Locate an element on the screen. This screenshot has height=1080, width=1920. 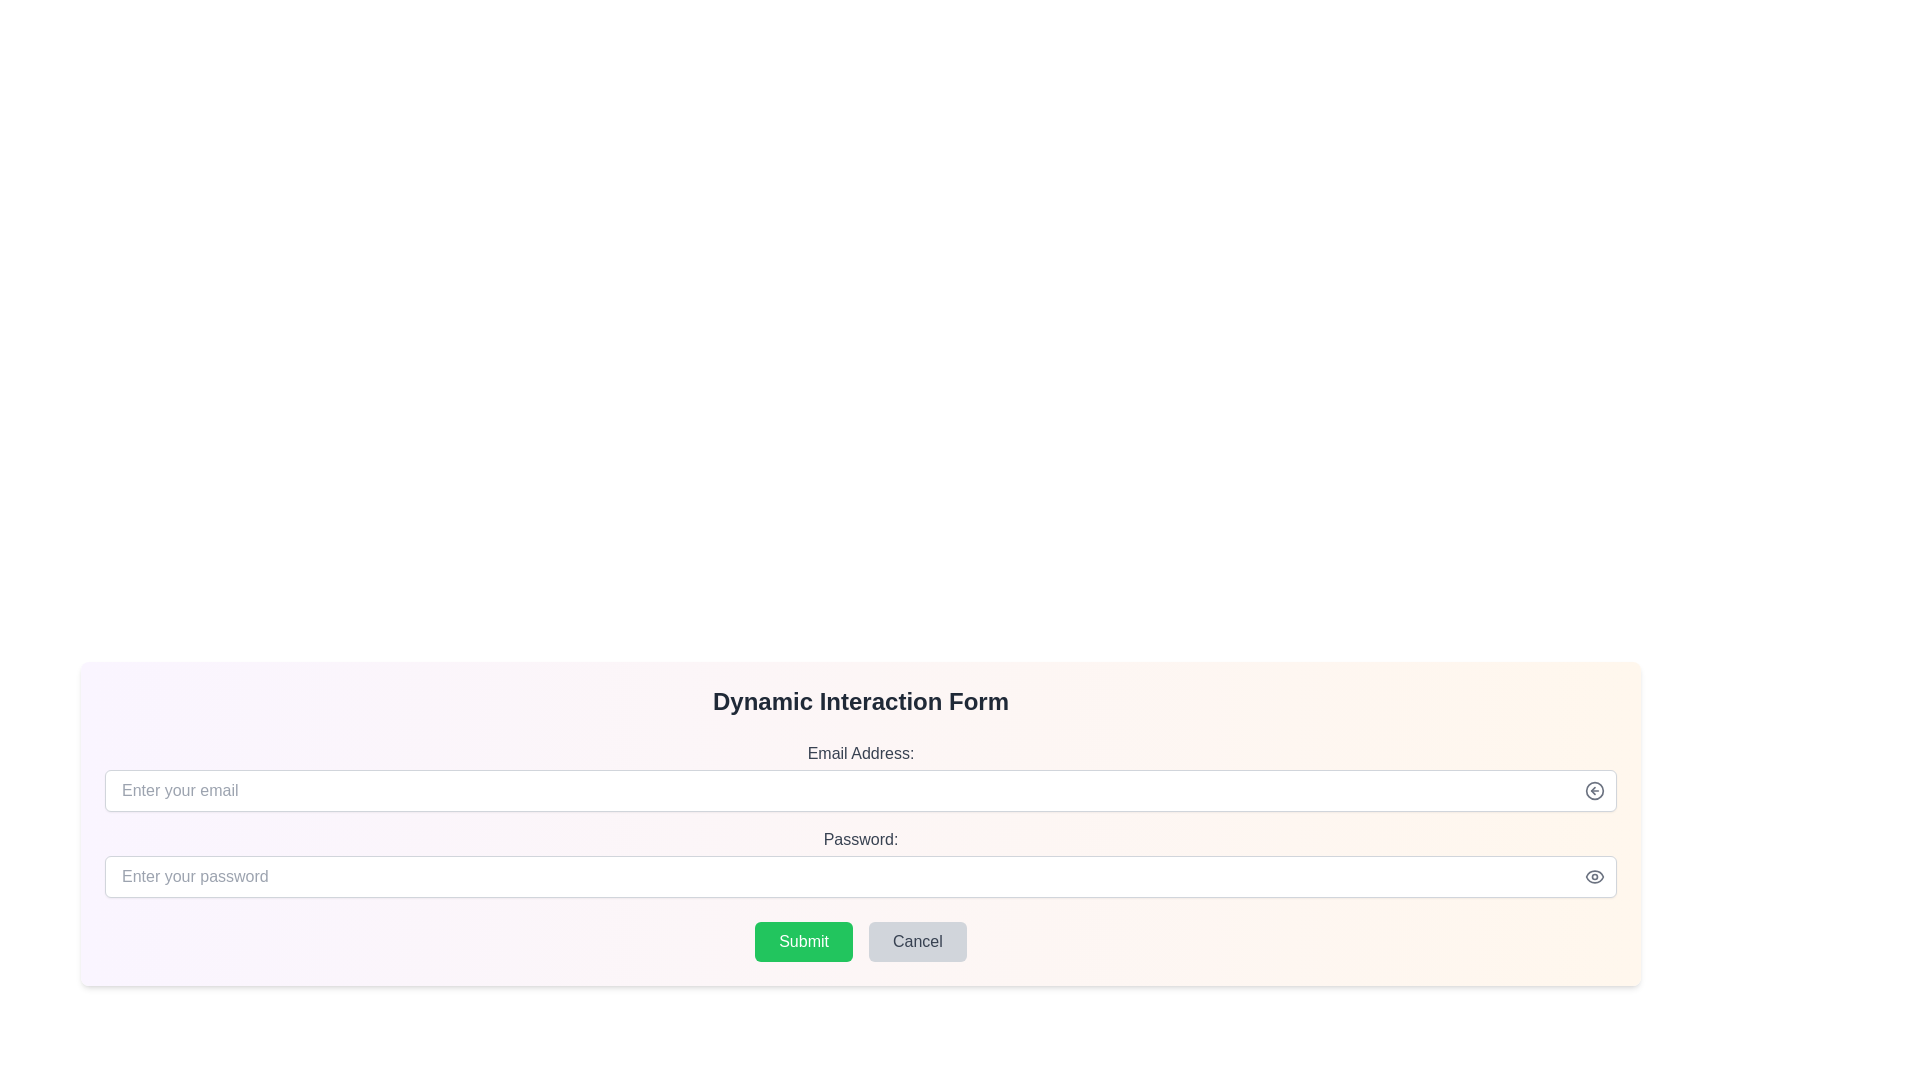
the eye icon located on the right side of the password input field is located at coordinates (1593, 875).